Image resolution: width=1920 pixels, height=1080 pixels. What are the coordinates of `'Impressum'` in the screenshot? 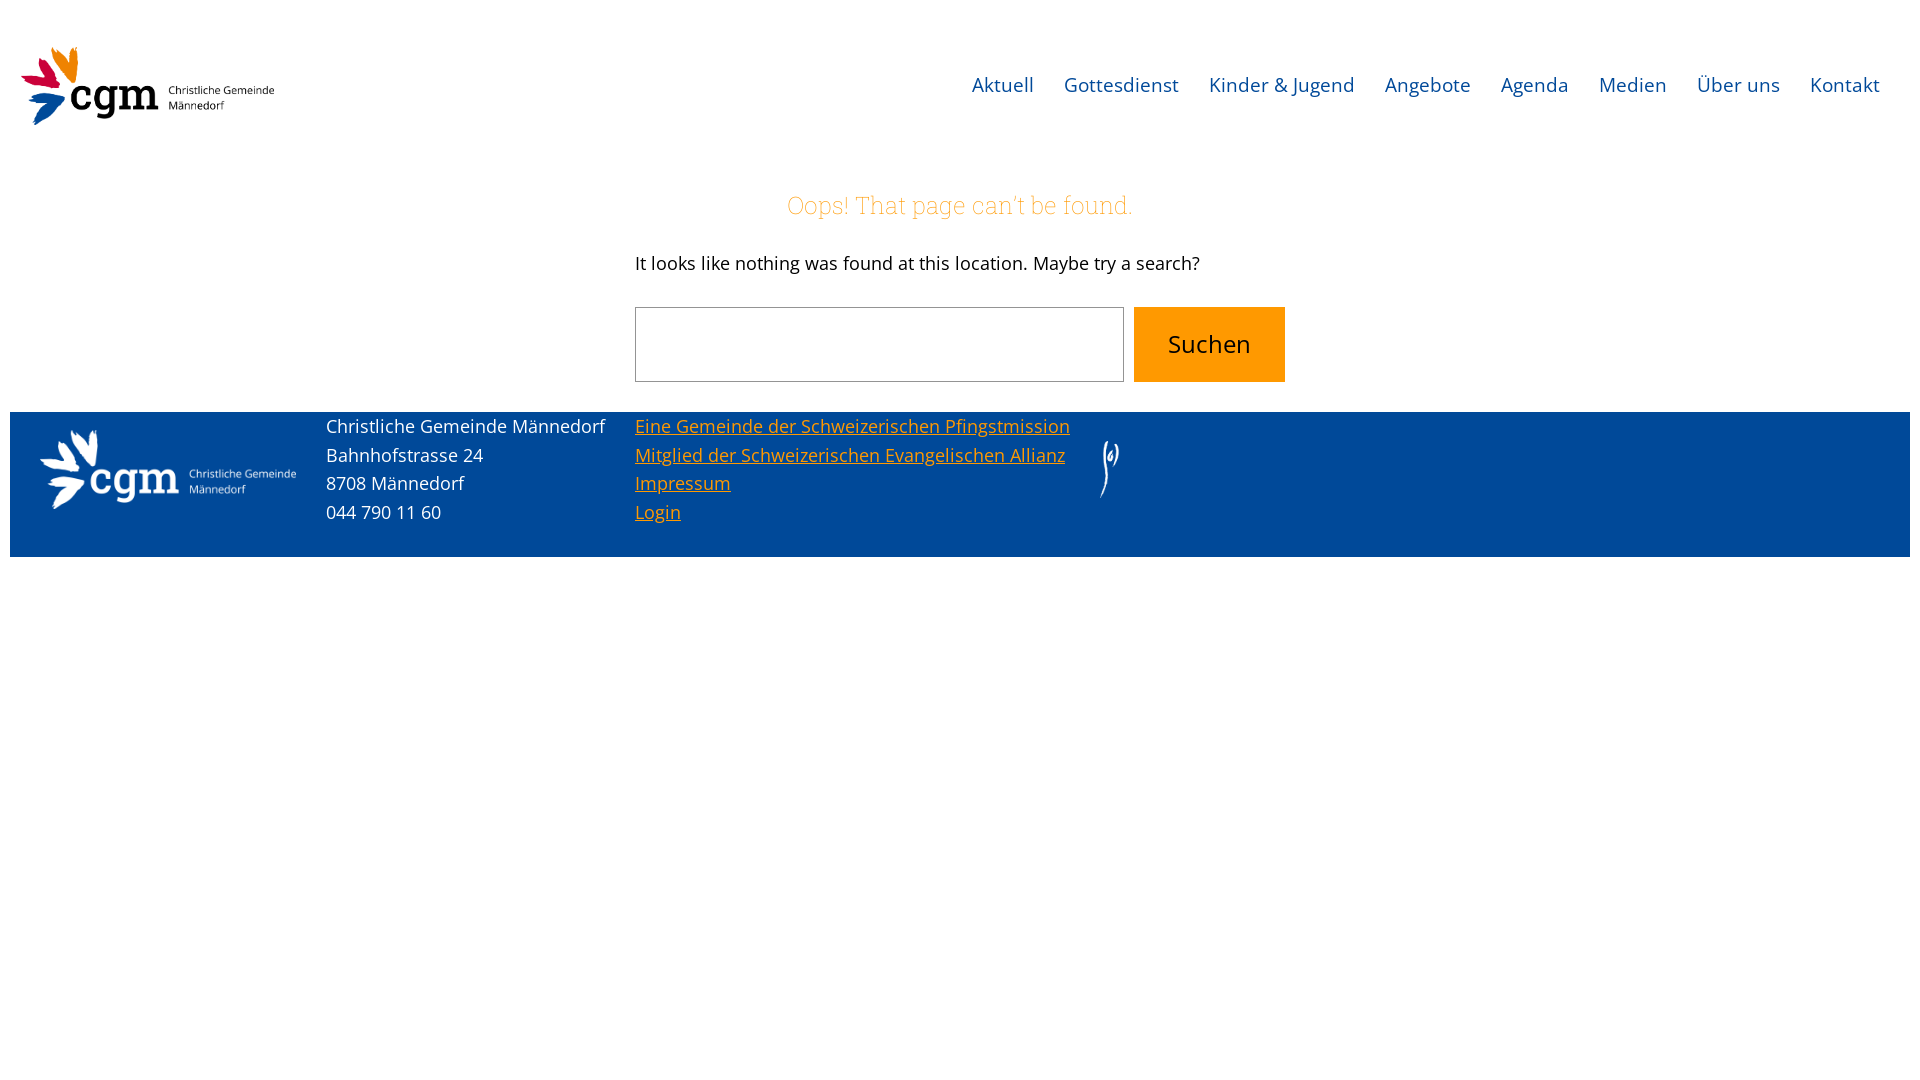 It's located at (682, 482).